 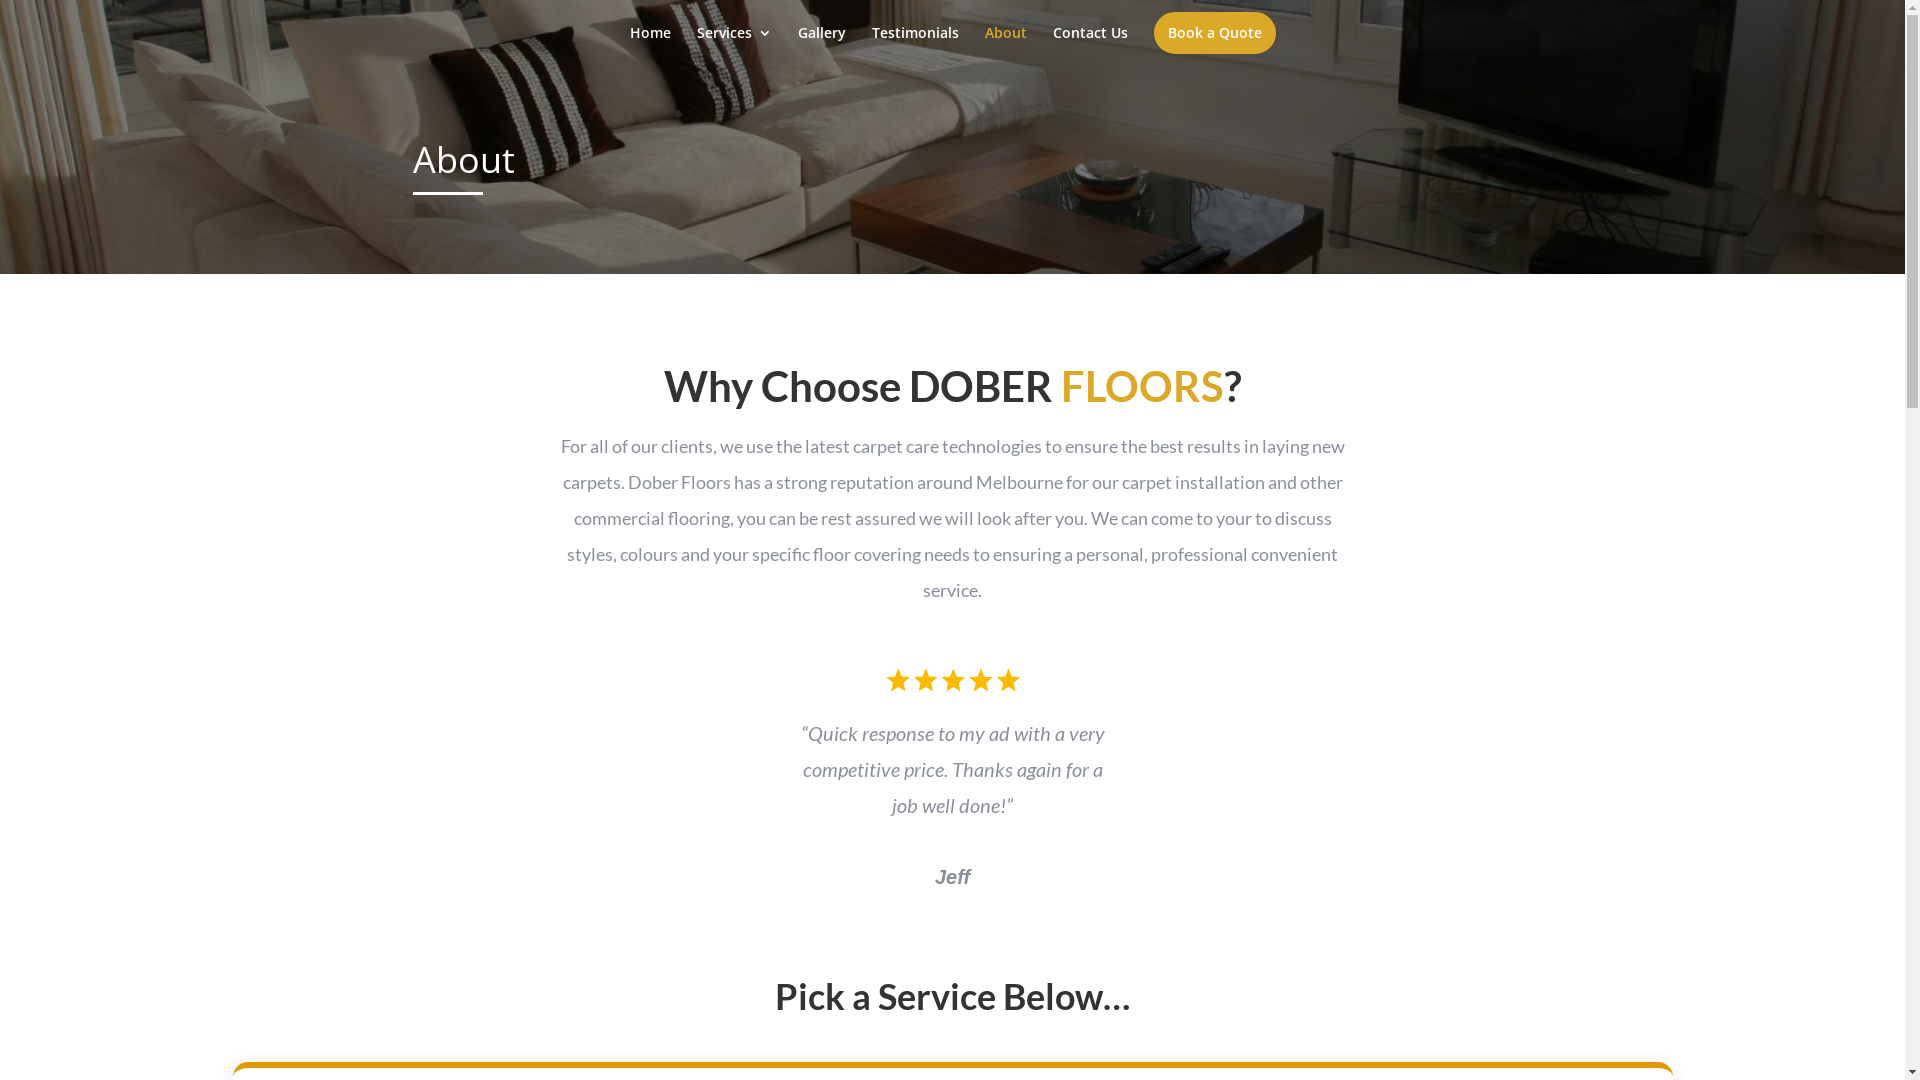 I want to click on 'About', so click(x=1004, y=45).